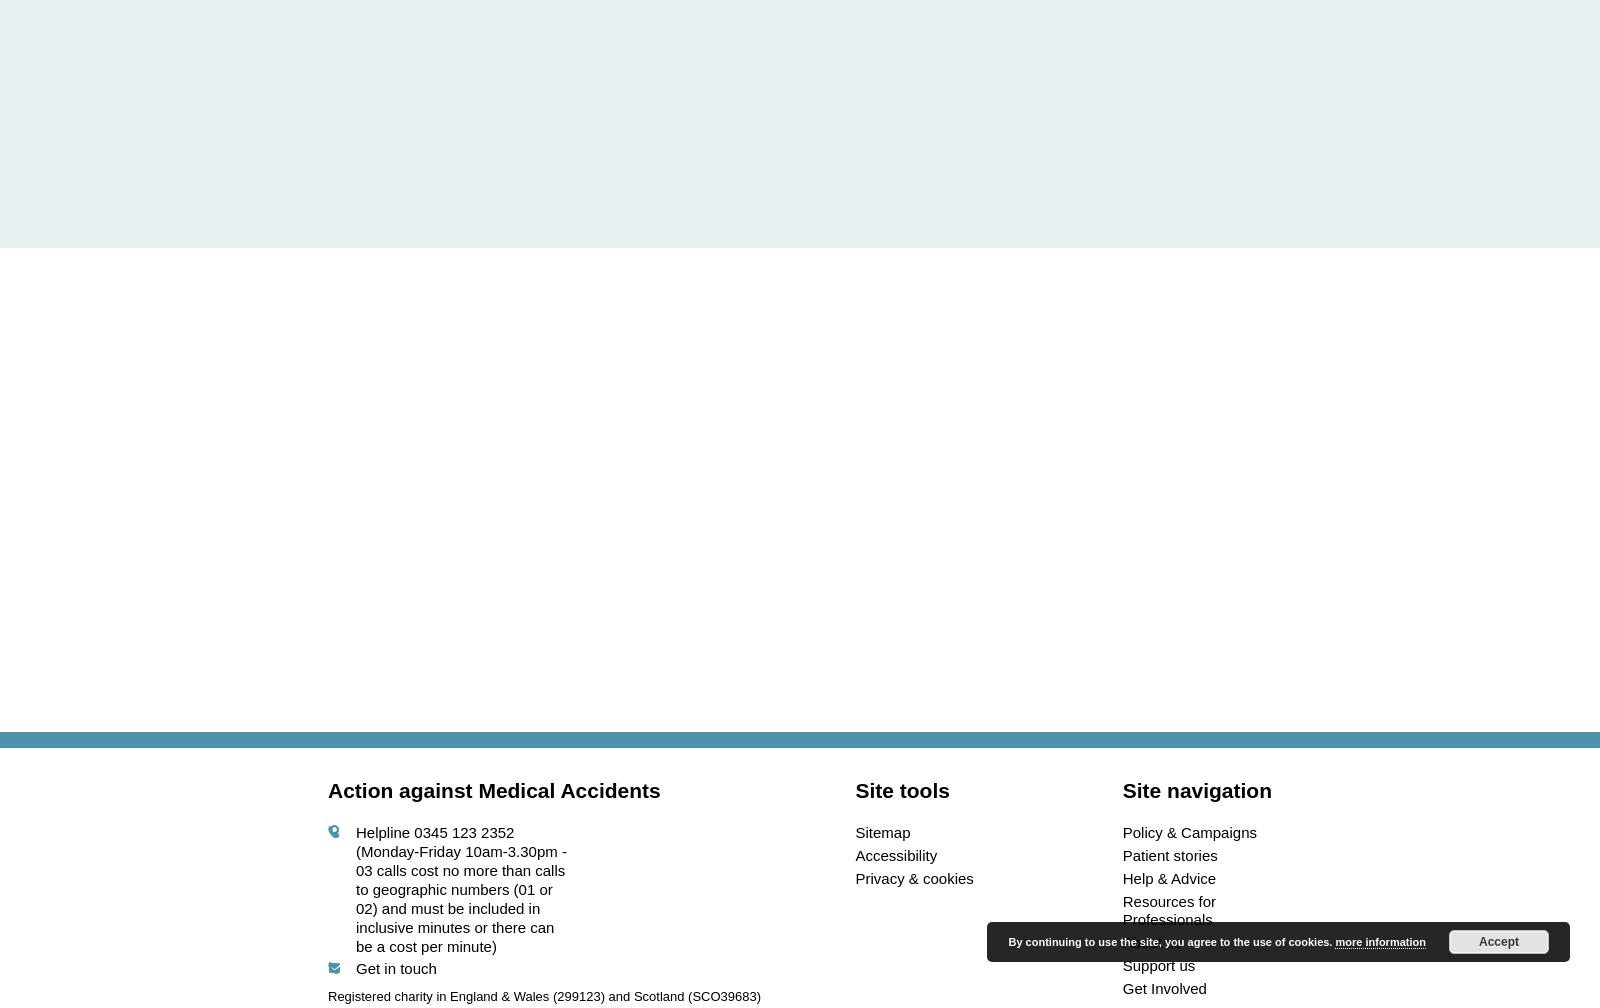 The width and height of the screenshot is (1600, 1008). I want to click on 'About us', so click(1151, 942).